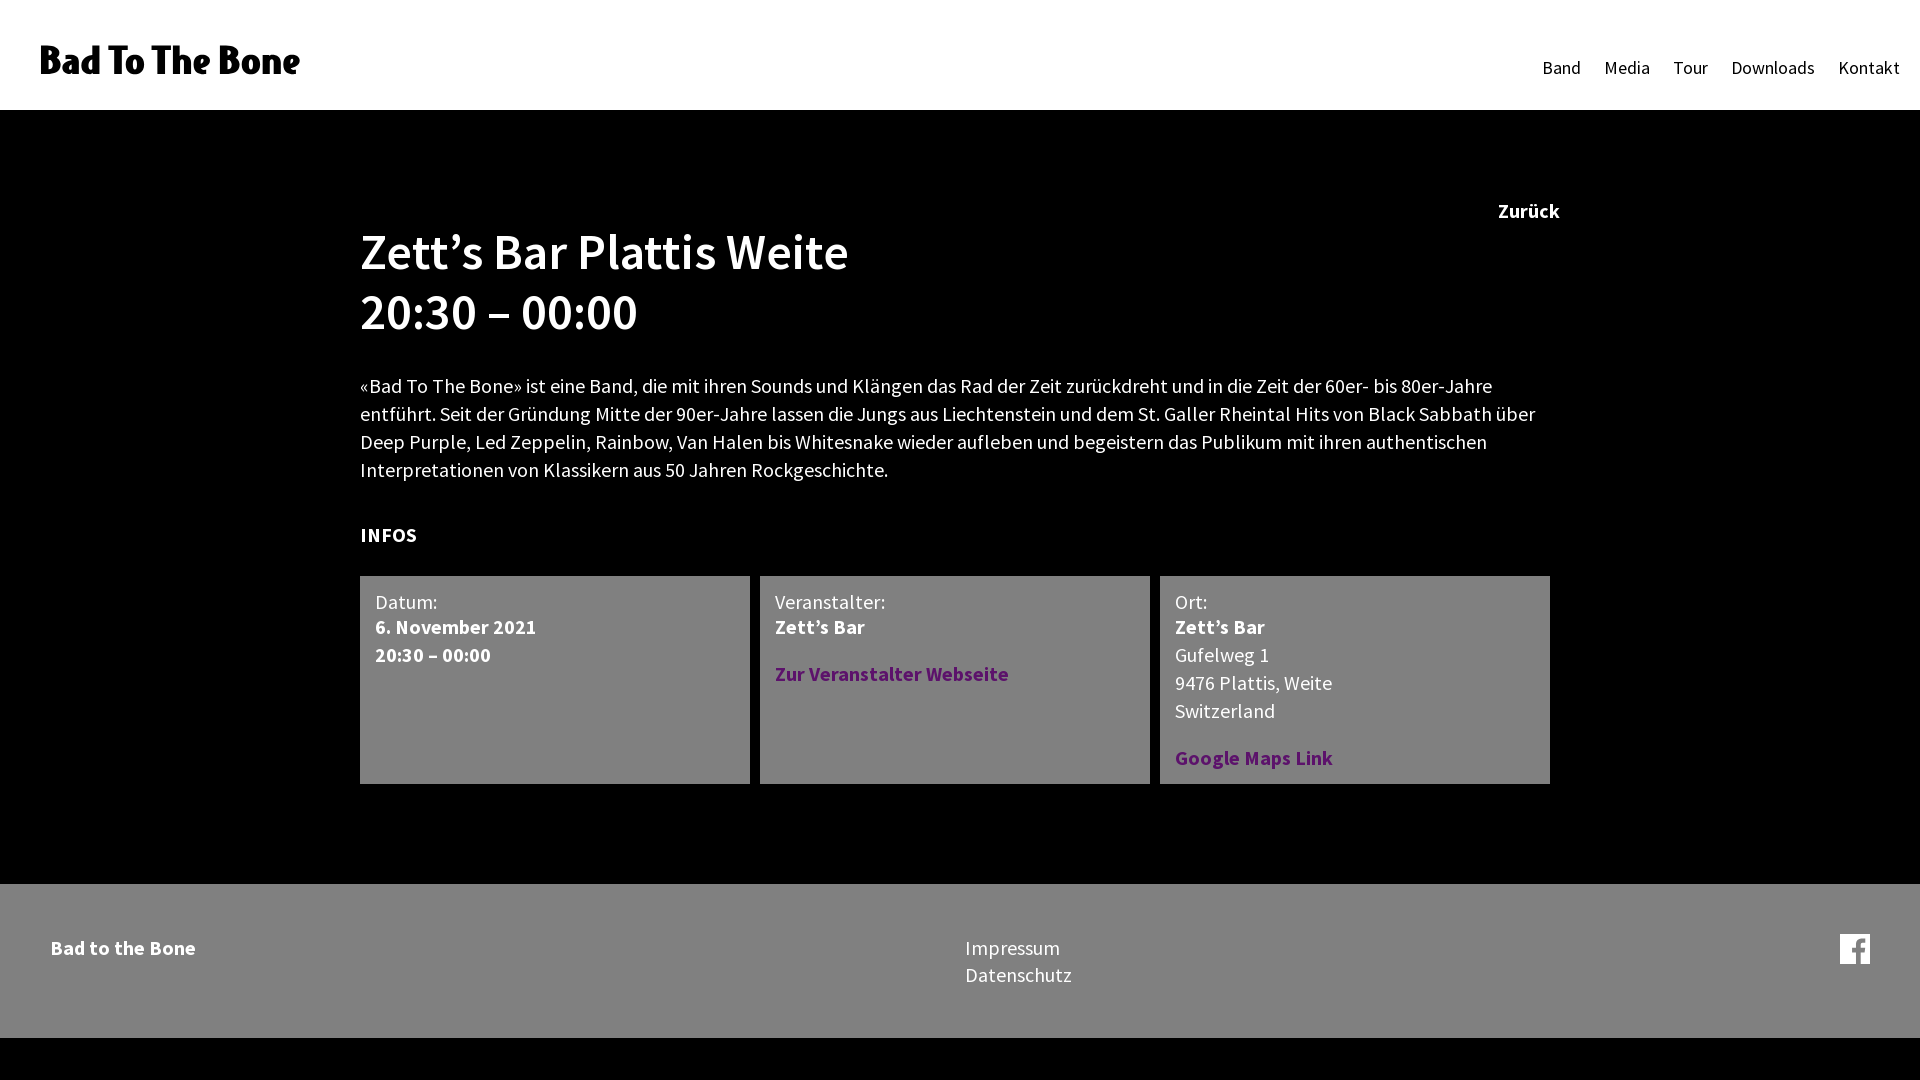 The image size is (1920, 1080). Describe the element at coordinates (1673, 67) in the screenshot. I see `'Tour'` at that location.